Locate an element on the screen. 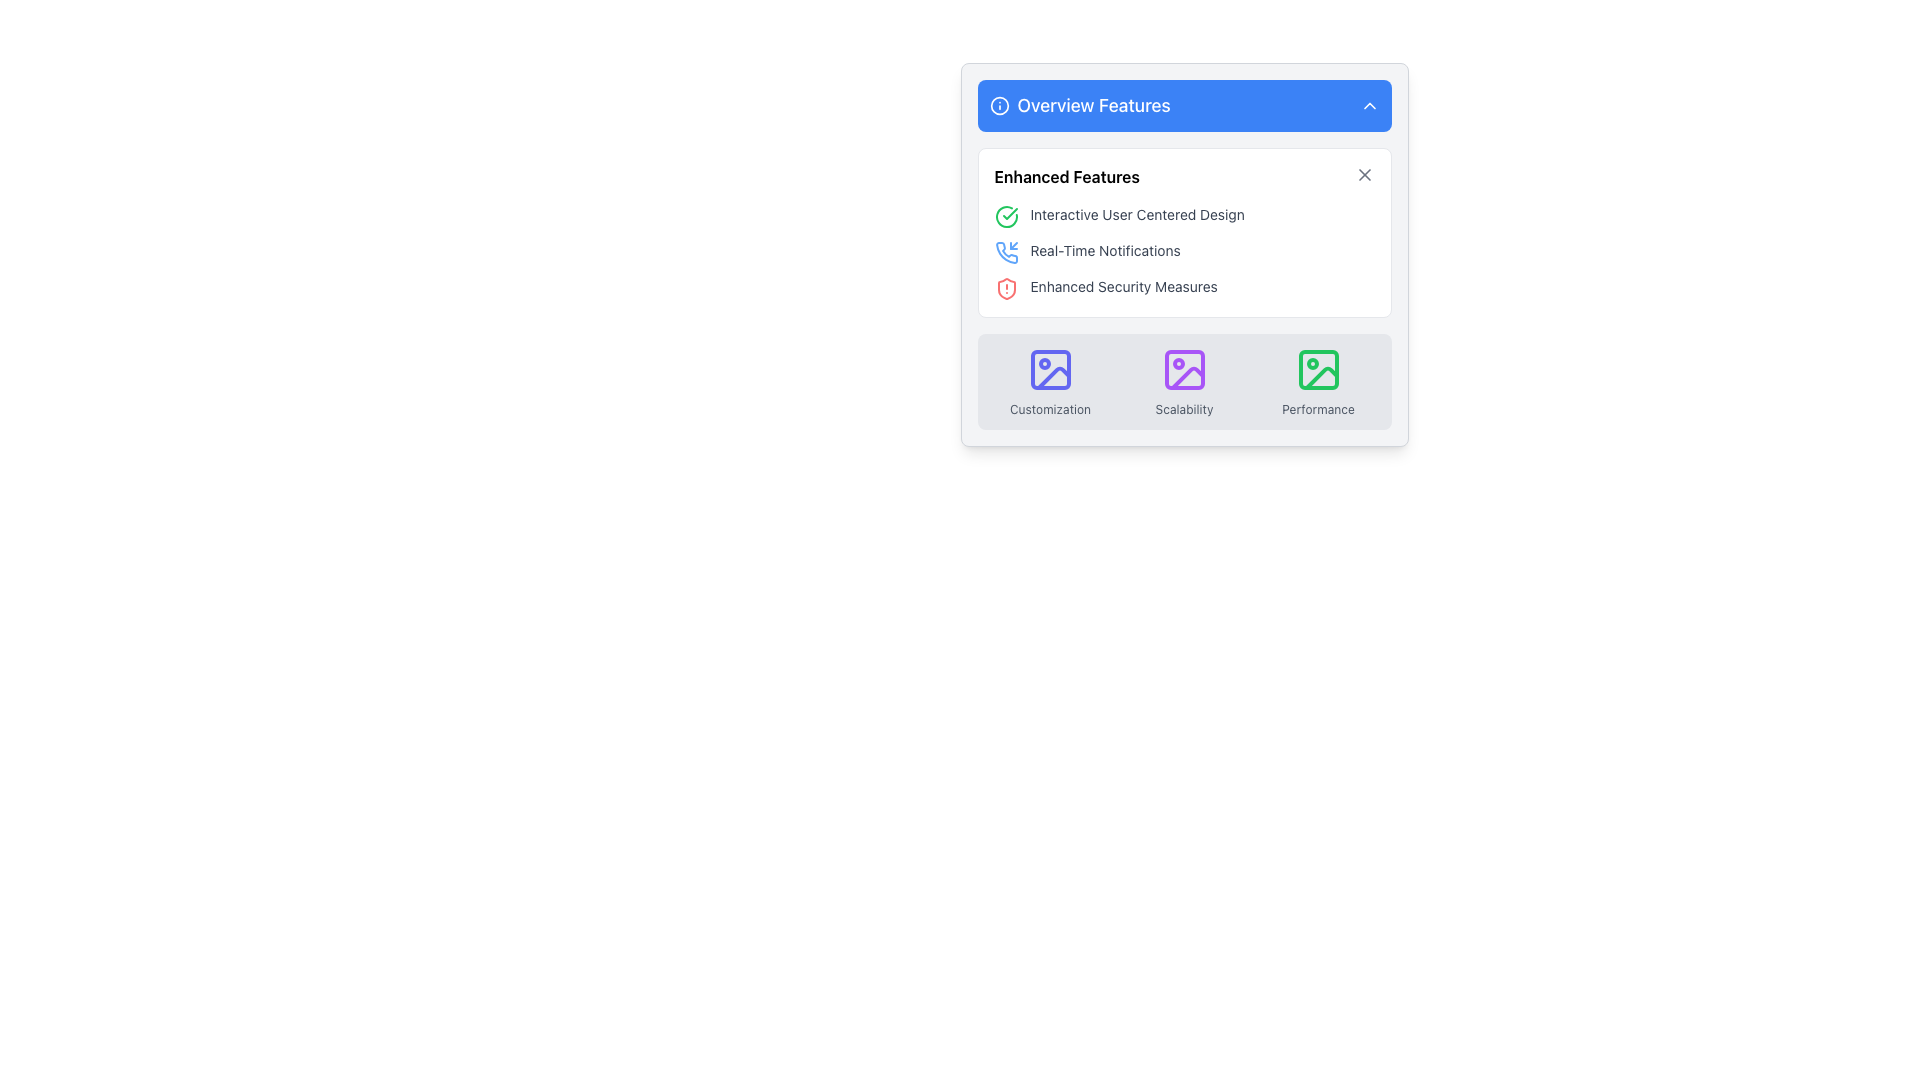 This screenshot has height=1080, width=1920. the enhanced security icon, which serves as a visual indicator highlighting the importance of enhanced security measures is located at coordinates (1006, 289).